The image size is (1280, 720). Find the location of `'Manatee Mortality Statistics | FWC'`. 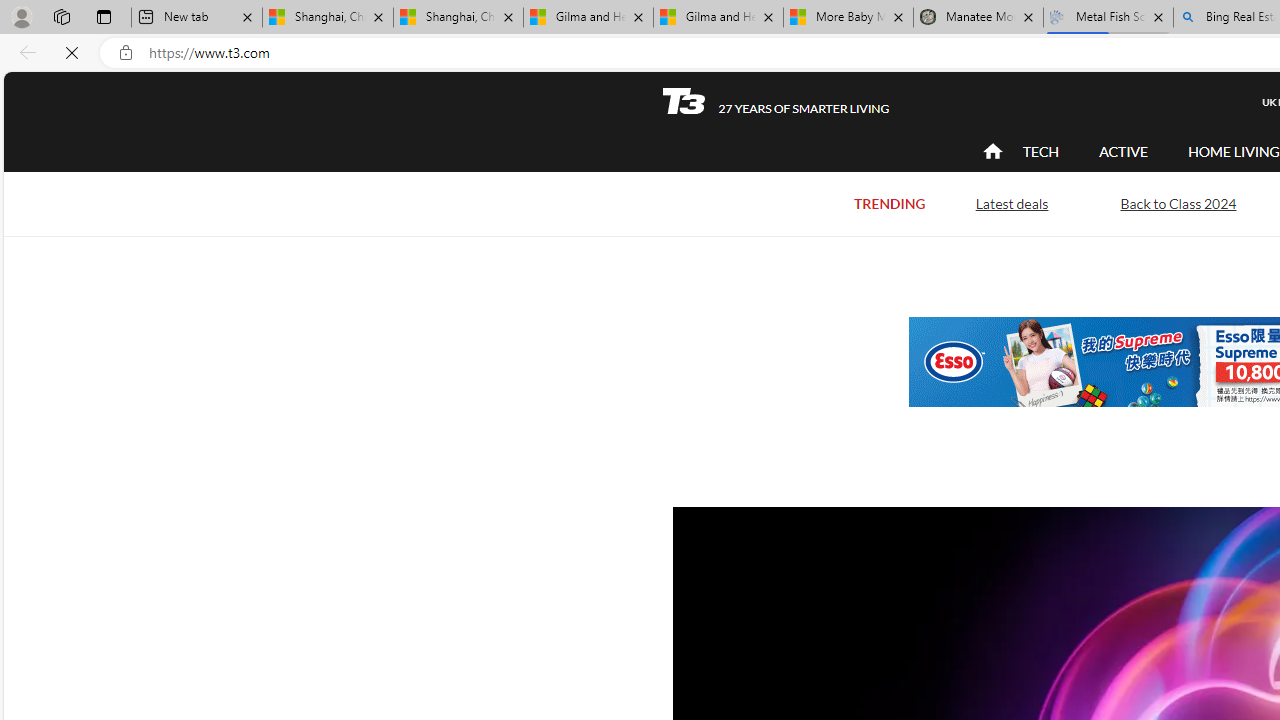

'Manatee Mortality Statistics | FWC' is located at coordinates (978, 17).